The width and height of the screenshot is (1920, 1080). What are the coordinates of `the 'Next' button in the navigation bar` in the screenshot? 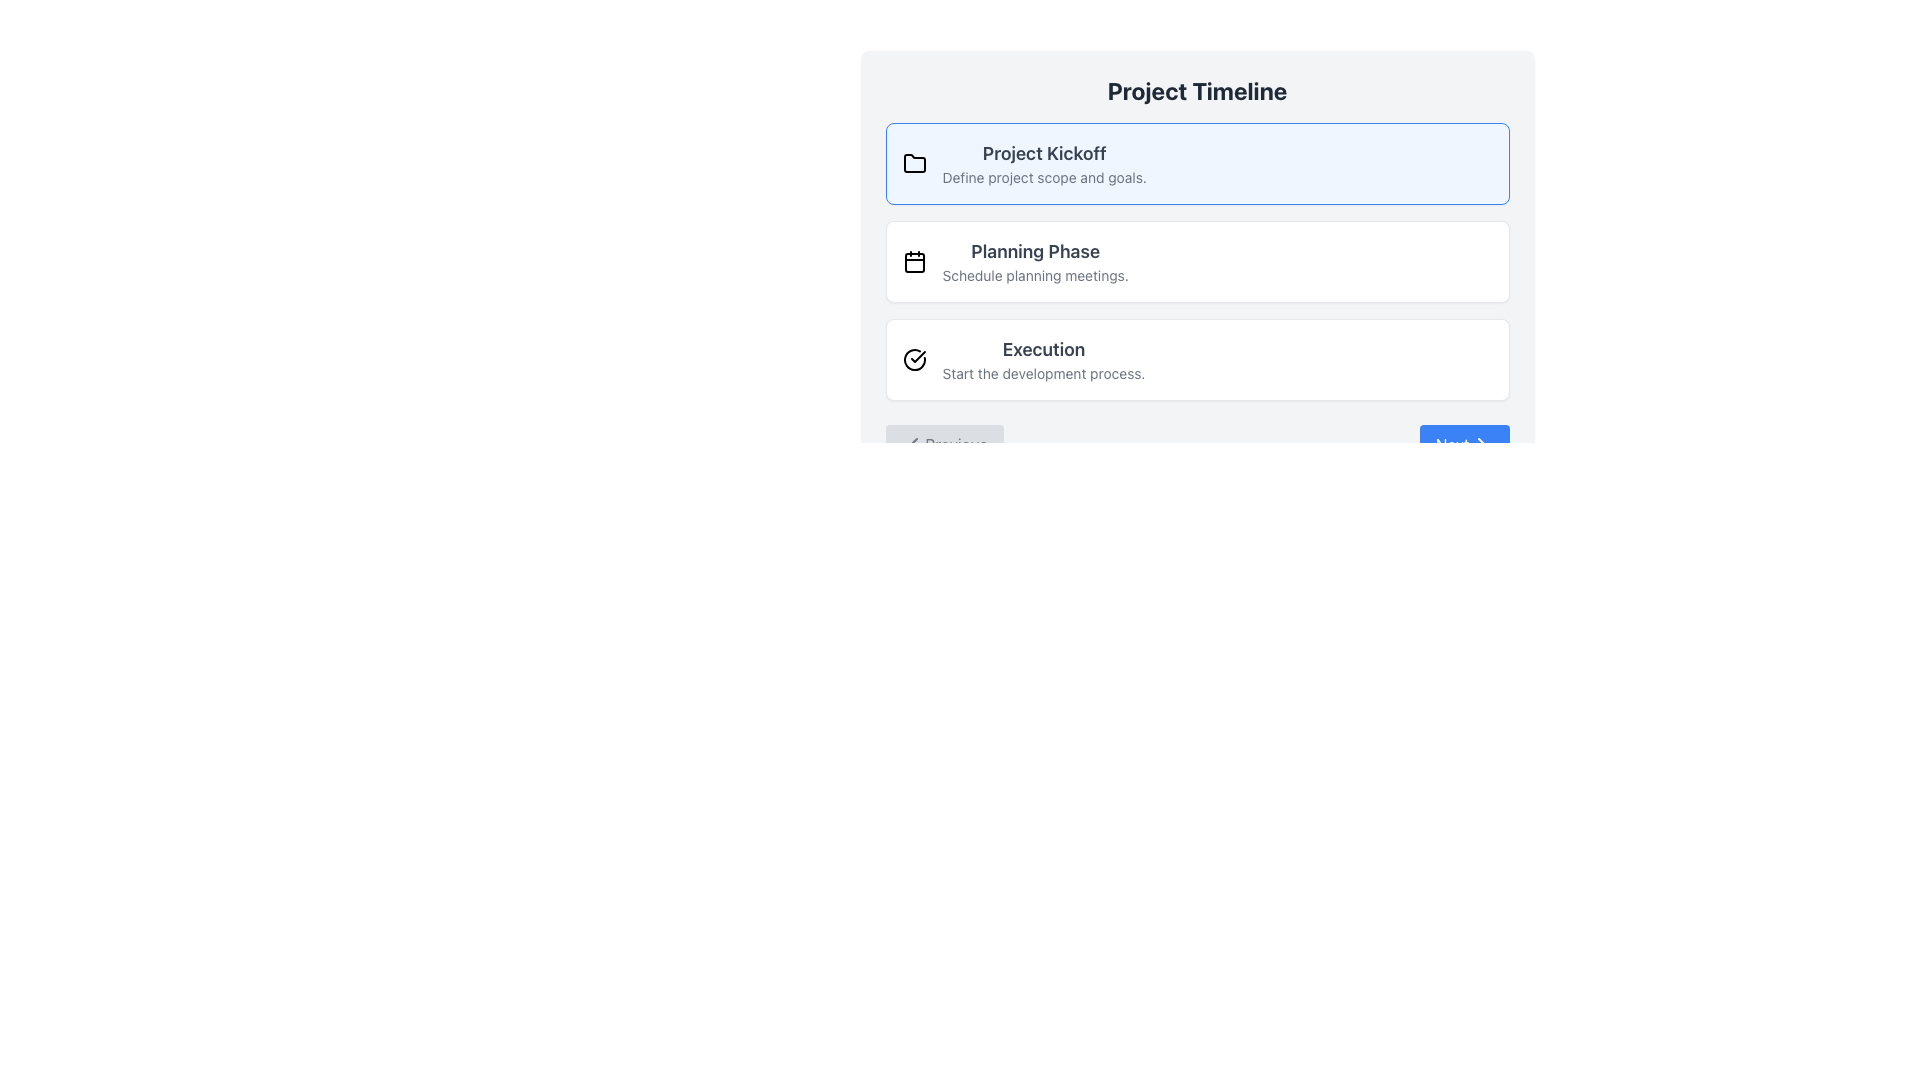 It's located at (1197, 443).